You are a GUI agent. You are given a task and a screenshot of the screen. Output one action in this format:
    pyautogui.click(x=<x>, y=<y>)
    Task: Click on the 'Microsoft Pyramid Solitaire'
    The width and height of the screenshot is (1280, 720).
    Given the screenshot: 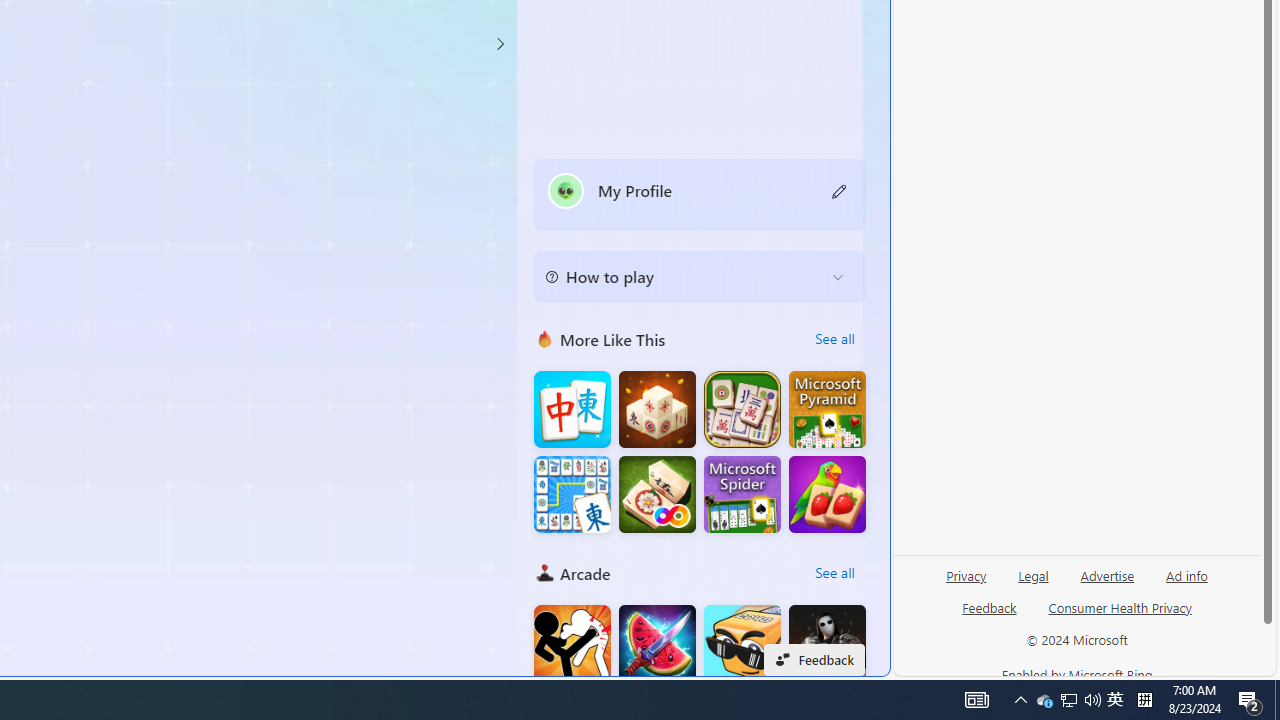 What is the action you would take?
    pyautogui.click(x=827, y=408)
    